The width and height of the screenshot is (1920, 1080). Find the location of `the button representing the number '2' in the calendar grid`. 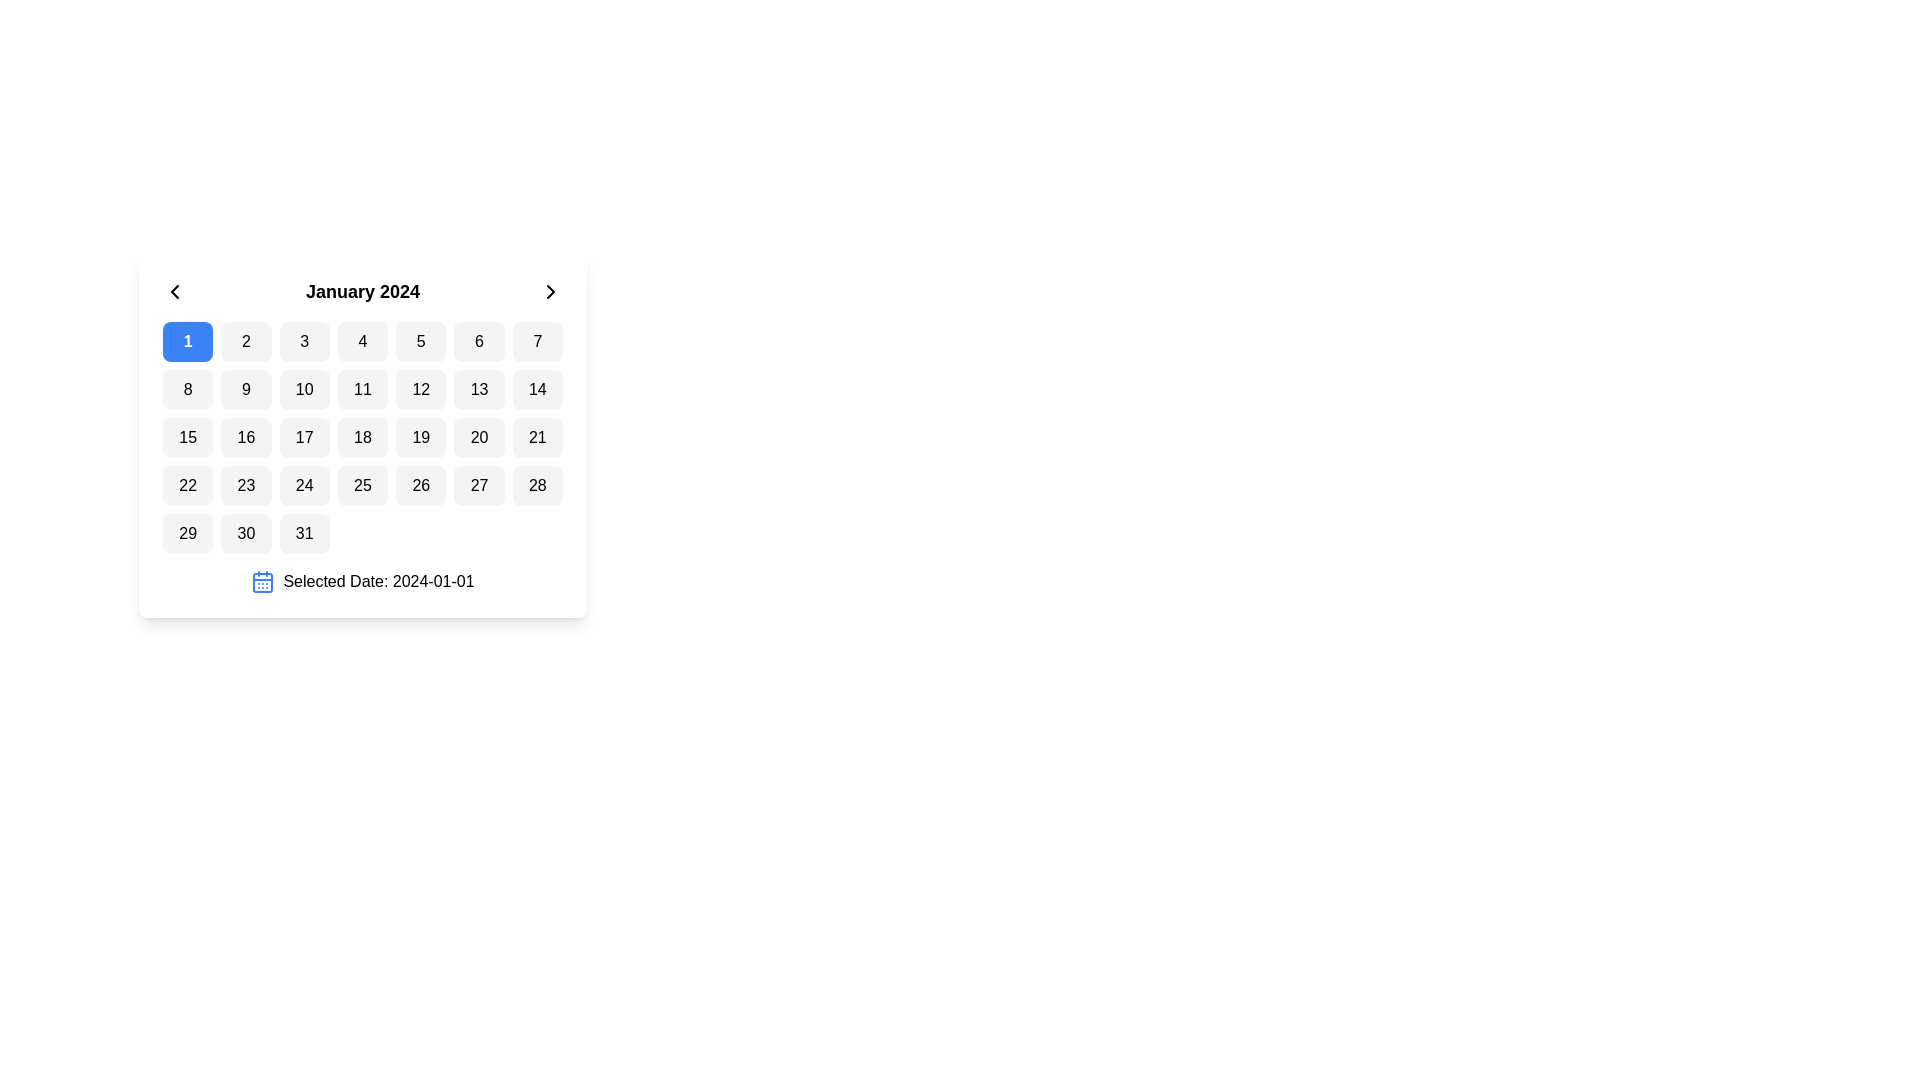

the button representing the number '2' in the calendar grid is located at coordinates (245, 341).